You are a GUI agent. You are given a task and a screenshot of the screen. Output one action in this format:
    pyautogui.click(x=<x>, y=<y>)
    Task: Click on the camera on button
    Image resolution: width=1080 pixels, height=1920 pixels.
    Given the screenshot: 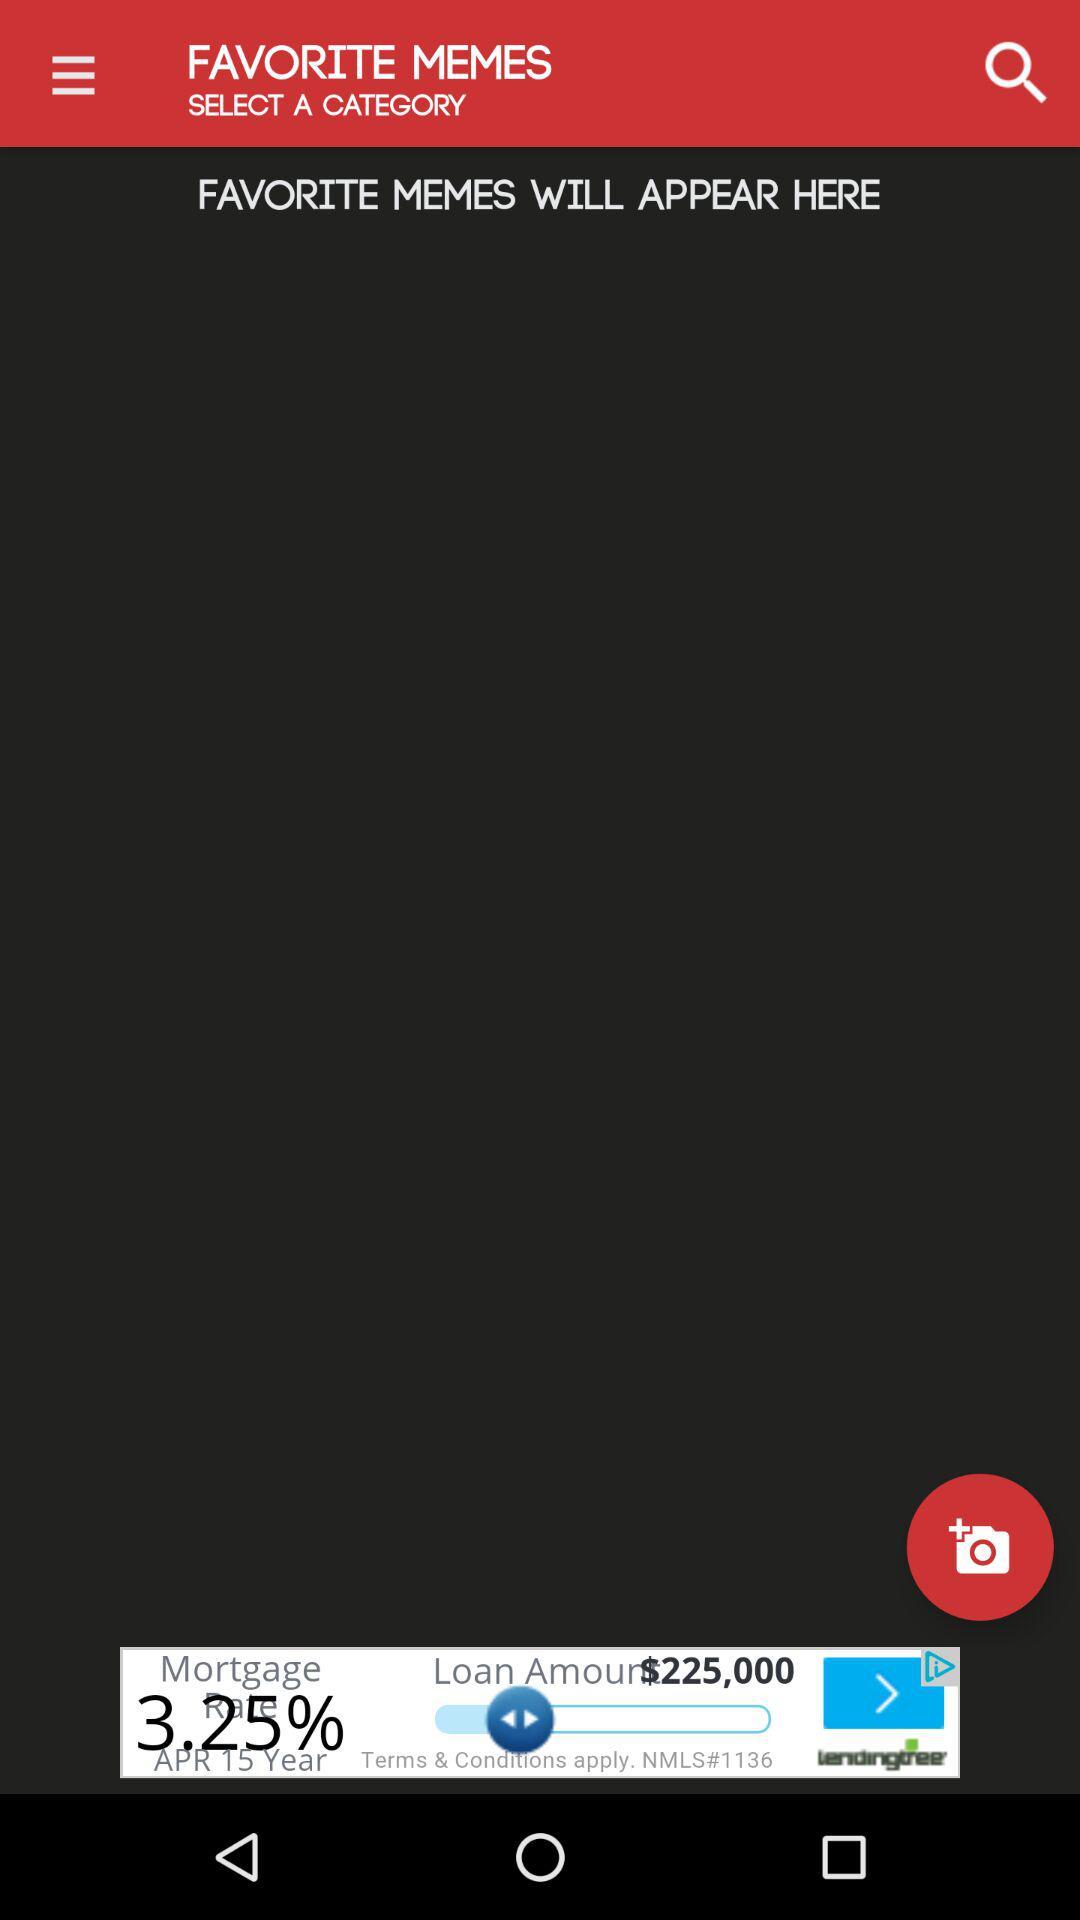 What is the action you would take?
    pyautogui.click(x=979, y=1546)
    